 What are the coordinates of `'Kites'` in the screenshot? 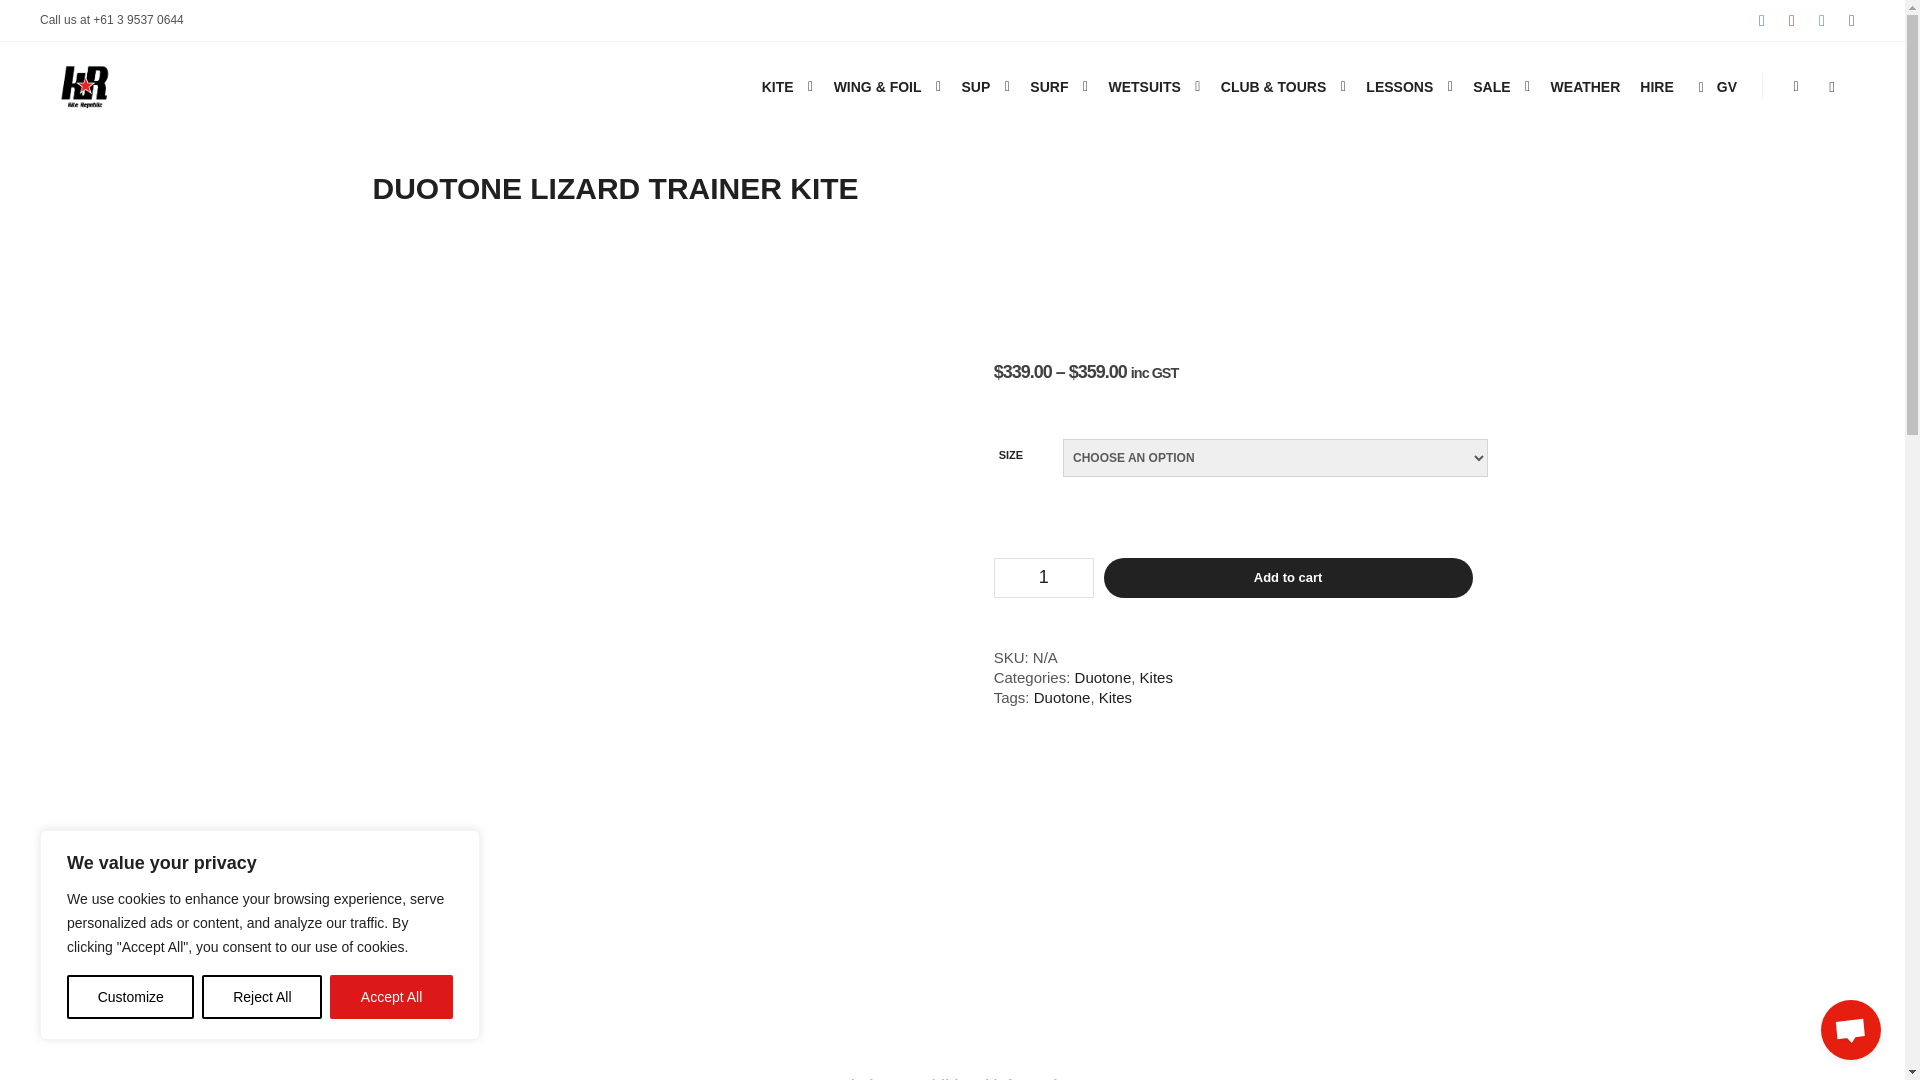 It's located at (1114, 696).